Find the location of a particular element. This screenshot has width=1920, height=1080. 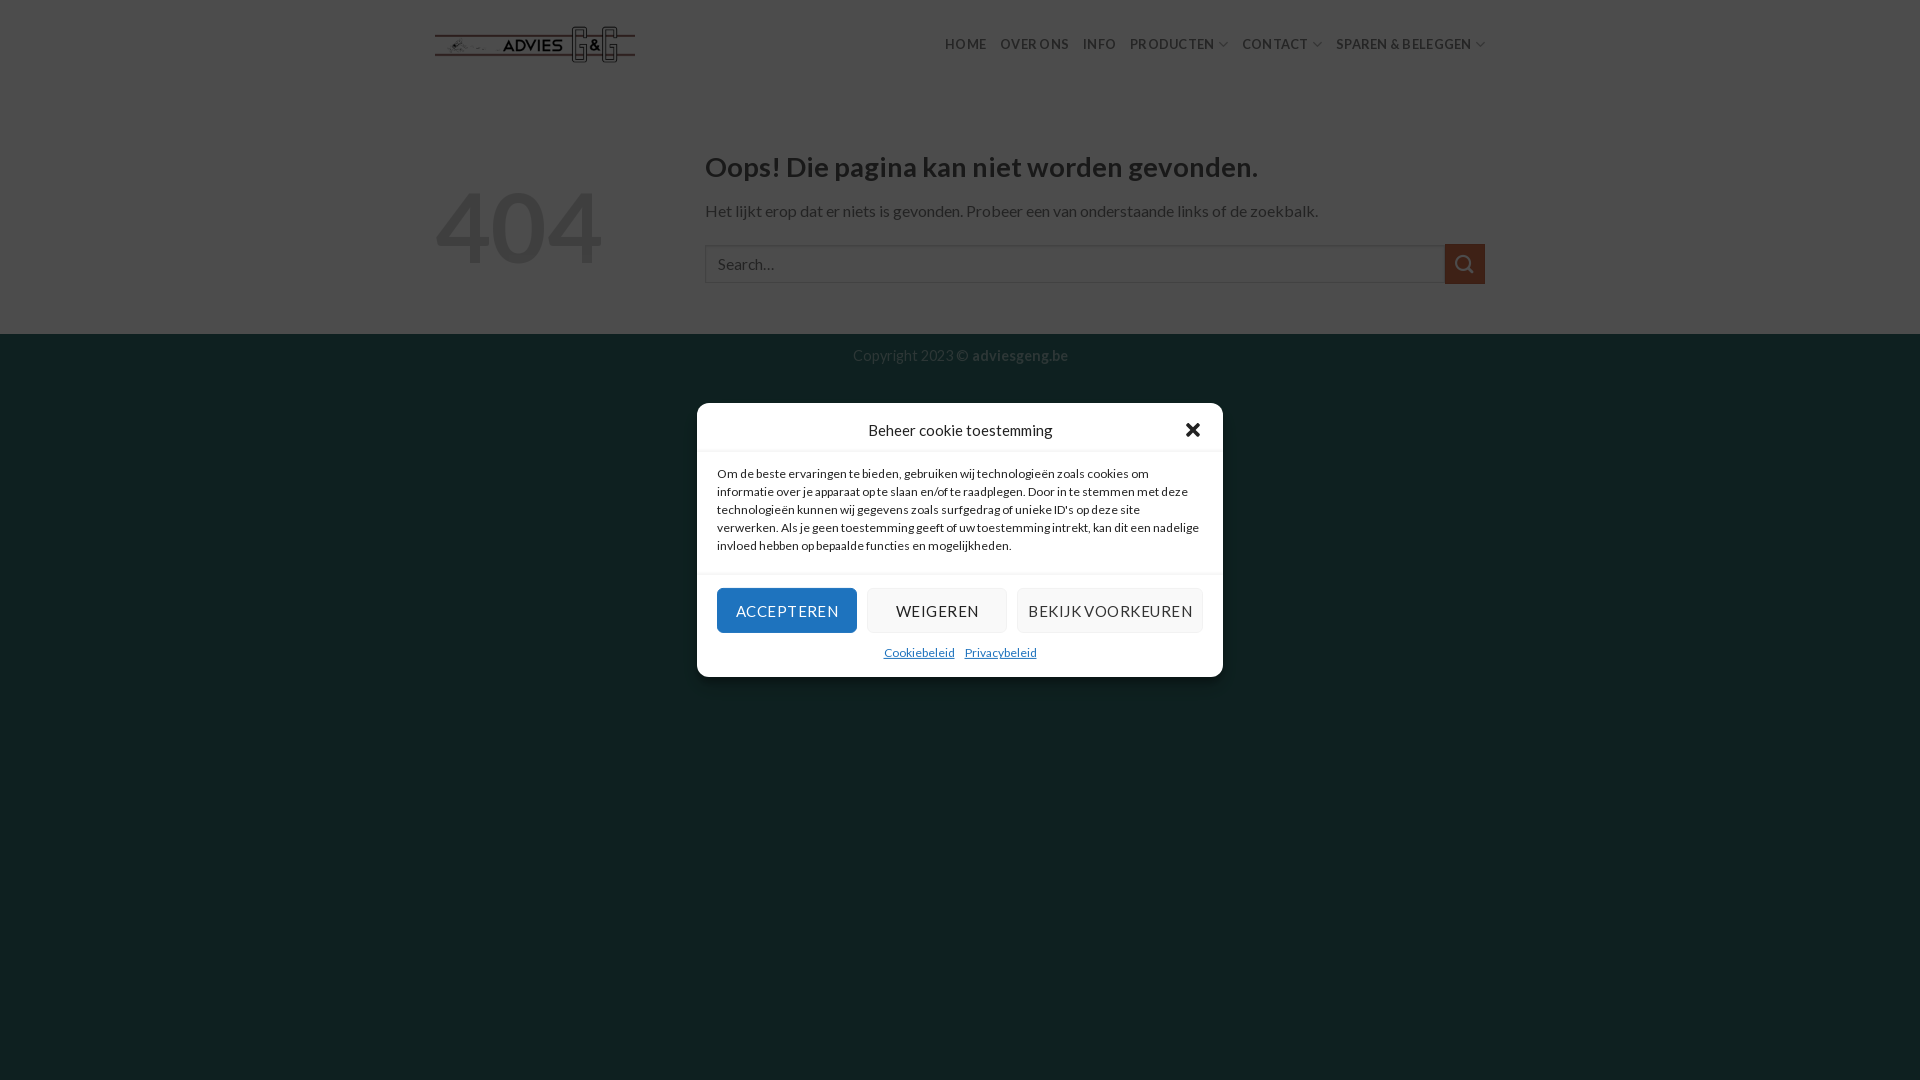

'Privacybeleid' is located at coordinates (964, 652).